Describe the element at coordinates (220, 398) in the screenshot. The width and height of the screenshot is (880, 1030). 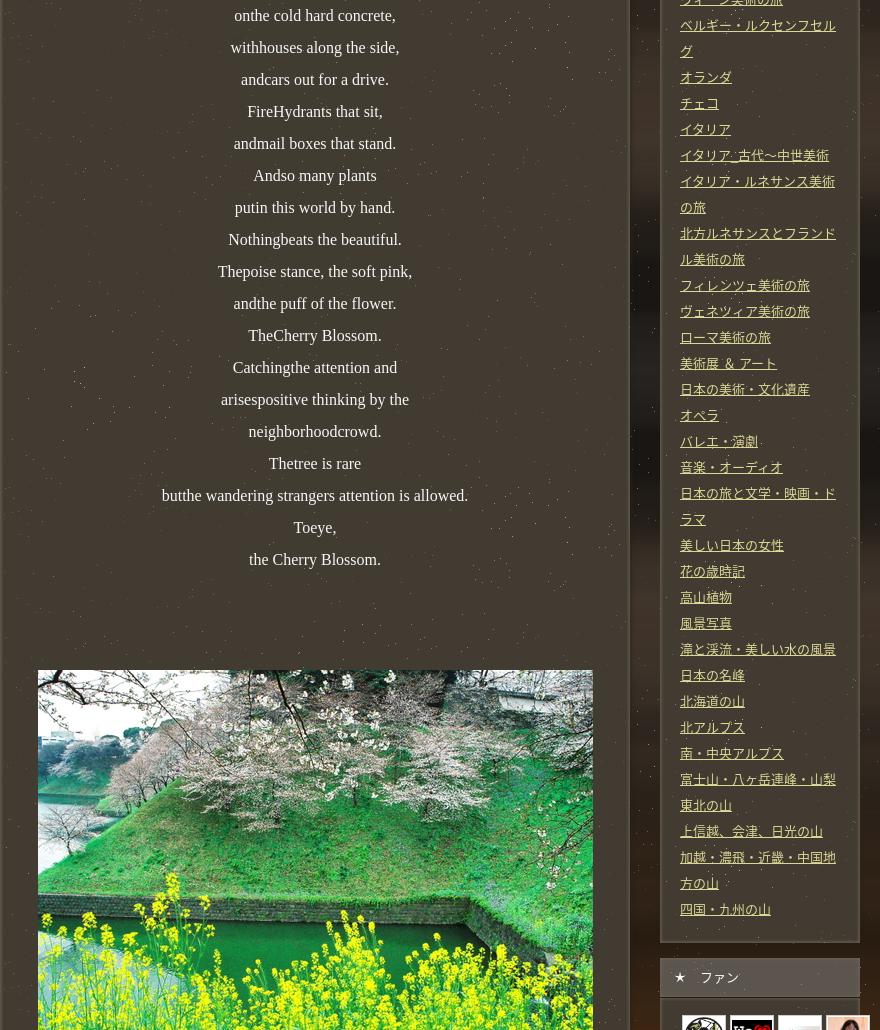
I see `'arisespositive thinking by the'` at that location.